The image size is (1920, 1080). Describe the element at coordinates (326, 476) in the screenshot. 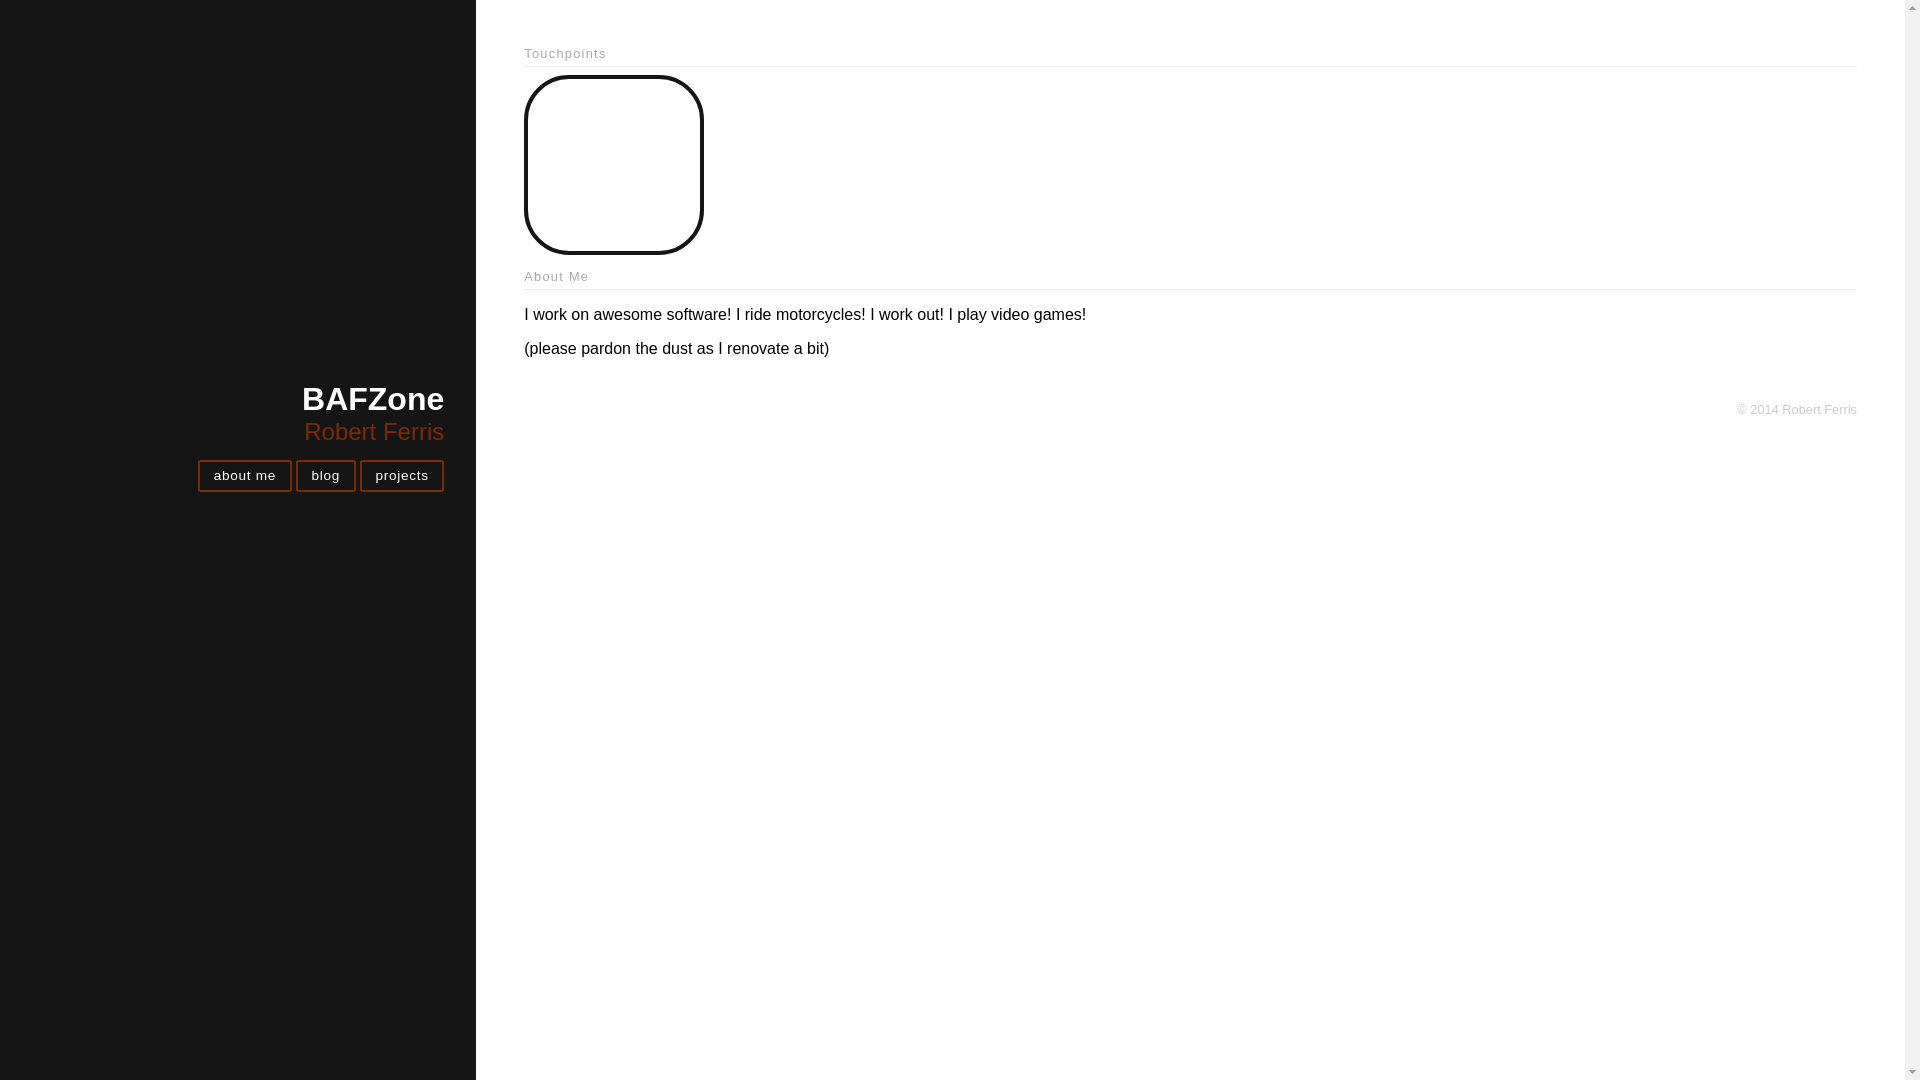

I see `'blog'` at that location.